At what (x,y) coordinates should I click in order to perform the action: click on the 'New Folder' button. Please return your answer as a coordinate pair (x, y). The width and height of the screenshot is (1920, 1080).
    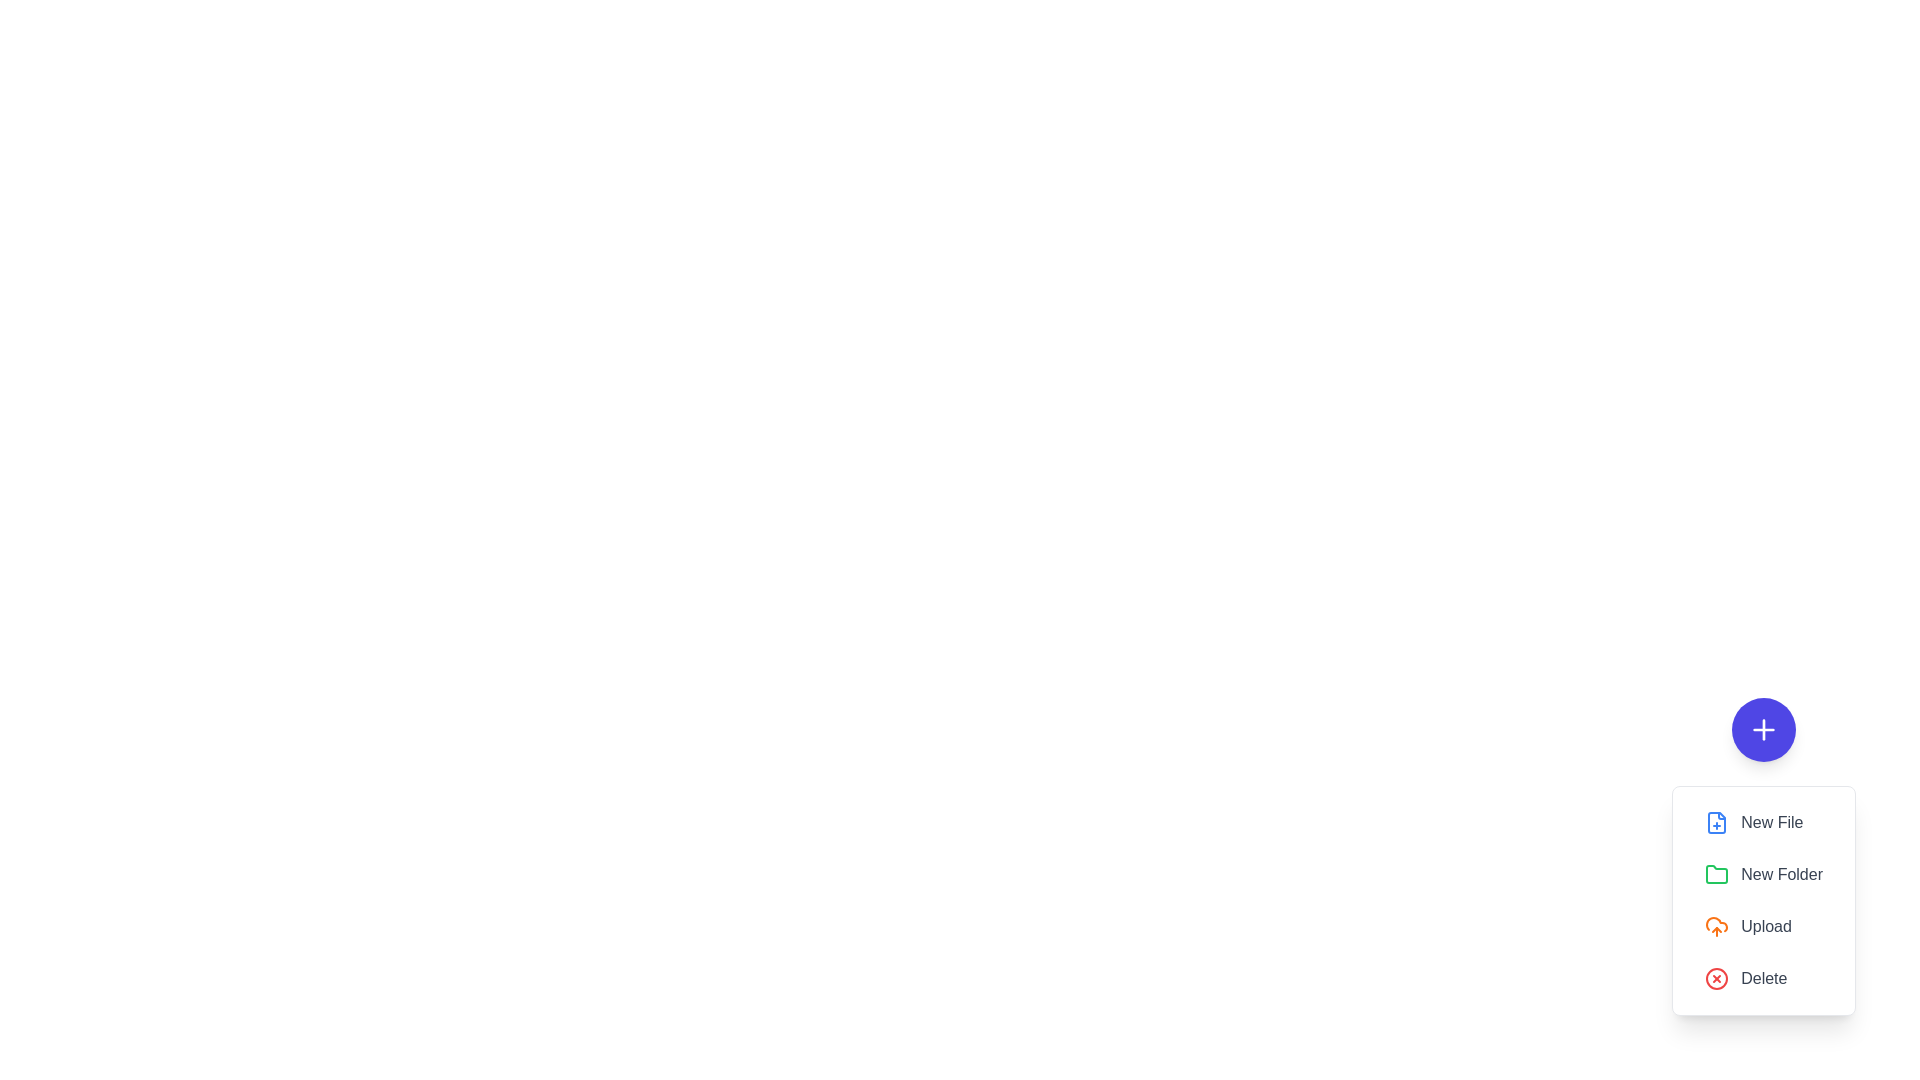
    Looking at the image, I should click on (1764, 874).